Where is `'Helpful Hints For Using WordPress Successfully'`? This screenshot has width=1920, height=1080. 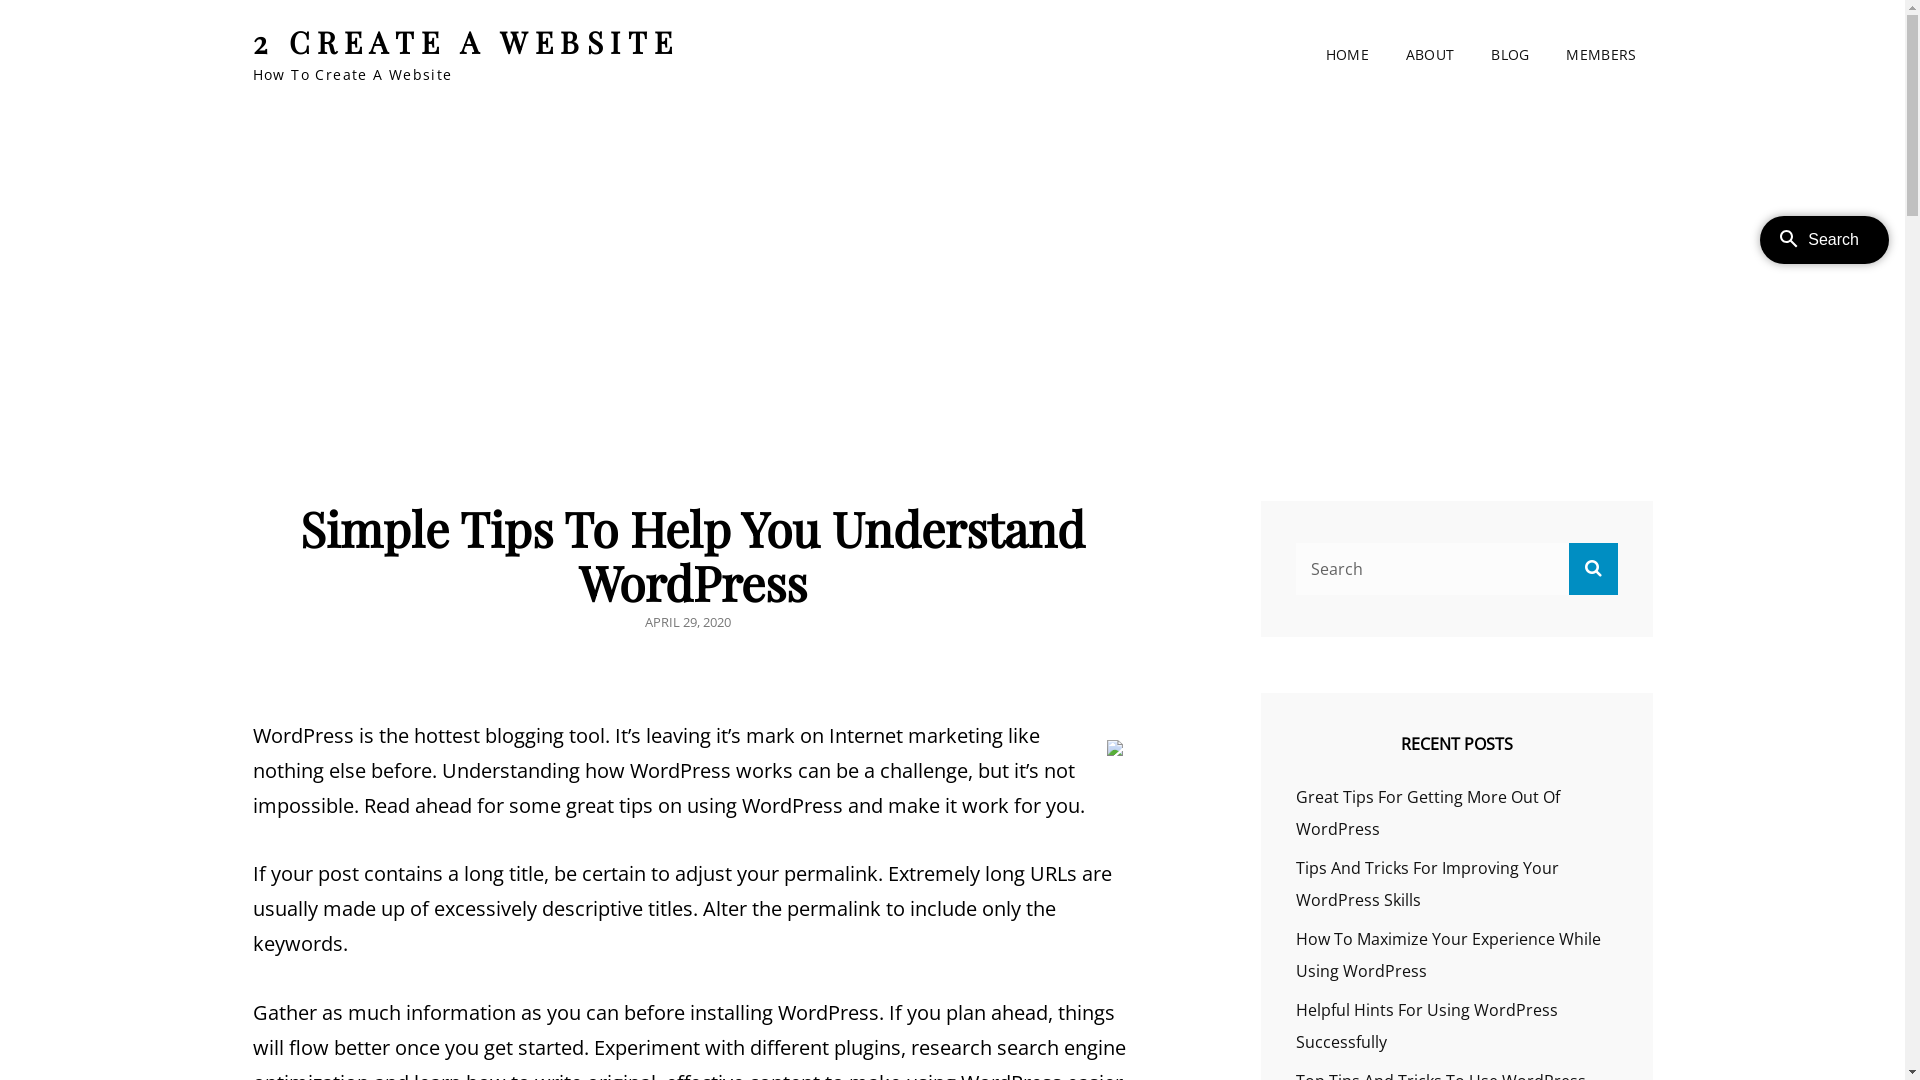 'Helpful Hints For Using WordPress Successfully' is located at coordinates (1425, 1026).